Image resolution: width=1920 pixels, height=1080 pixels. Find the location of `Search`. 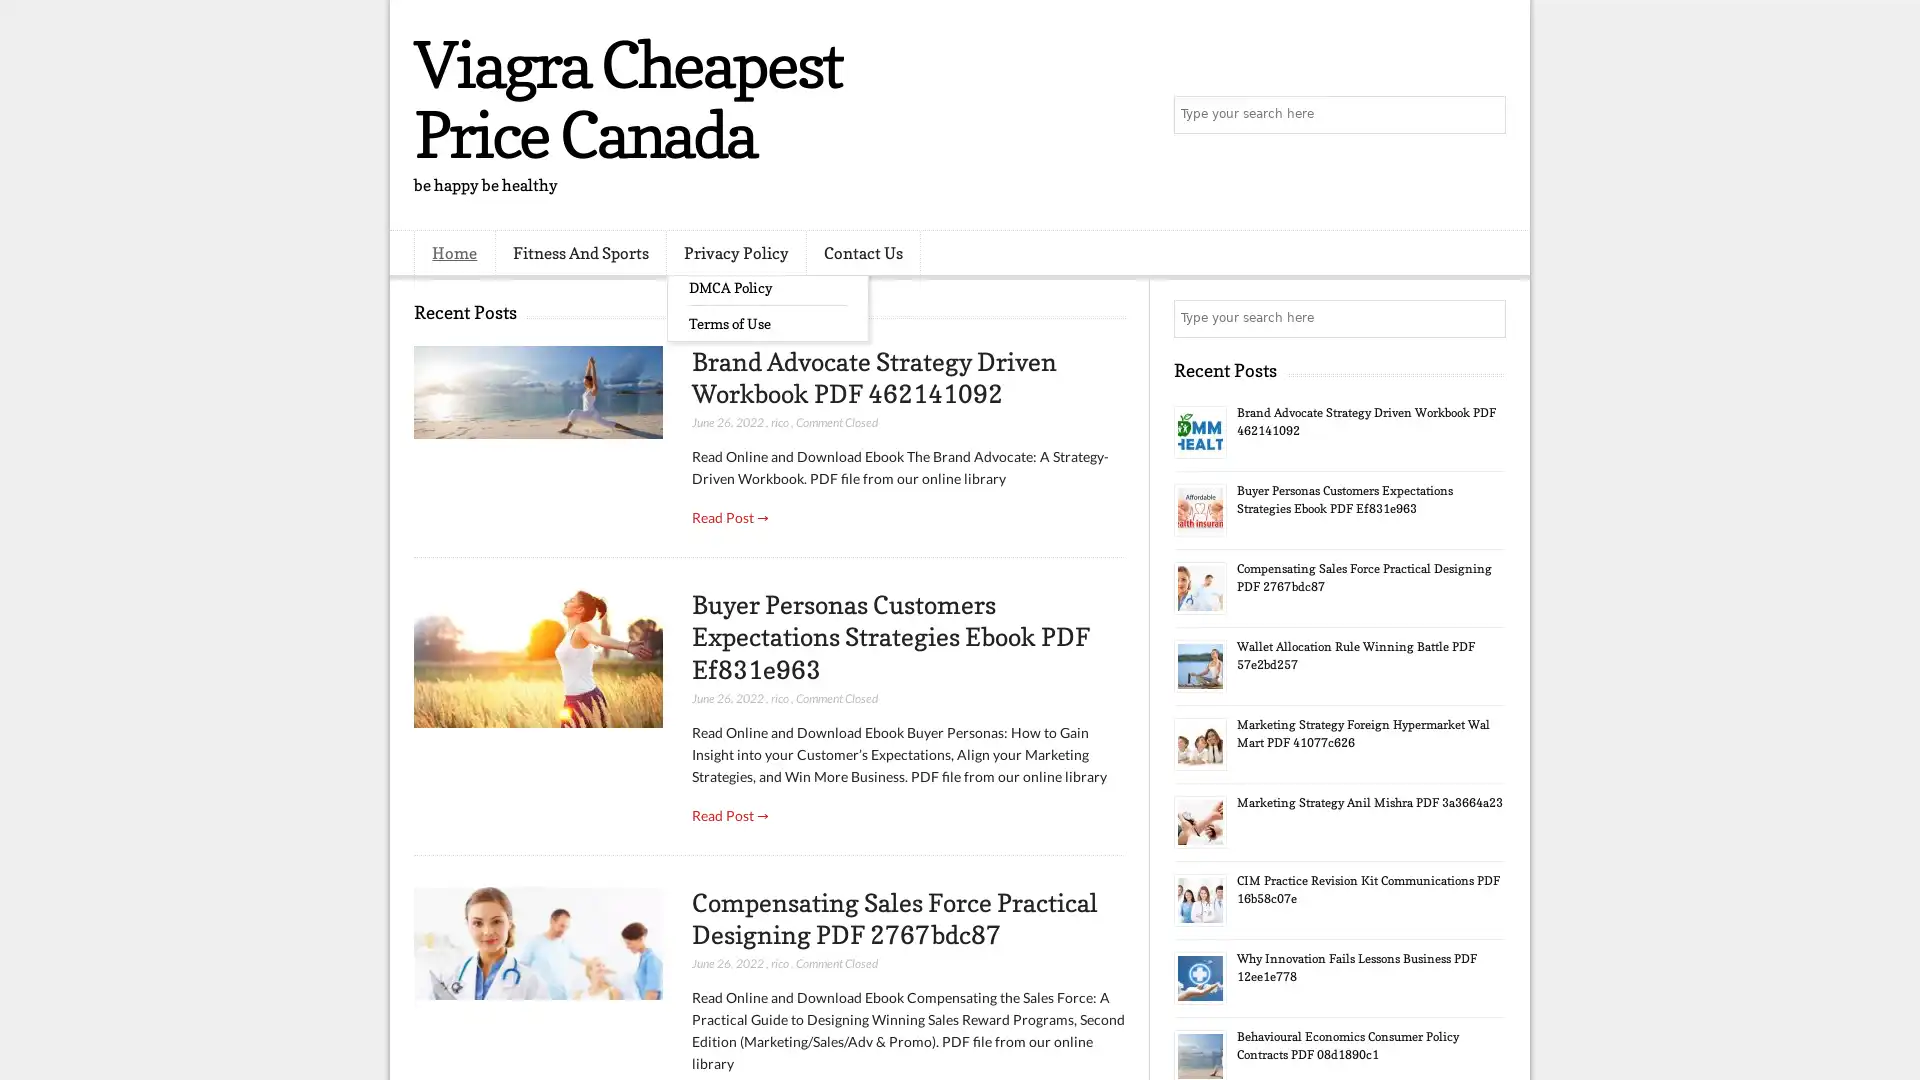

Search is located at coordinates (1485, 318).